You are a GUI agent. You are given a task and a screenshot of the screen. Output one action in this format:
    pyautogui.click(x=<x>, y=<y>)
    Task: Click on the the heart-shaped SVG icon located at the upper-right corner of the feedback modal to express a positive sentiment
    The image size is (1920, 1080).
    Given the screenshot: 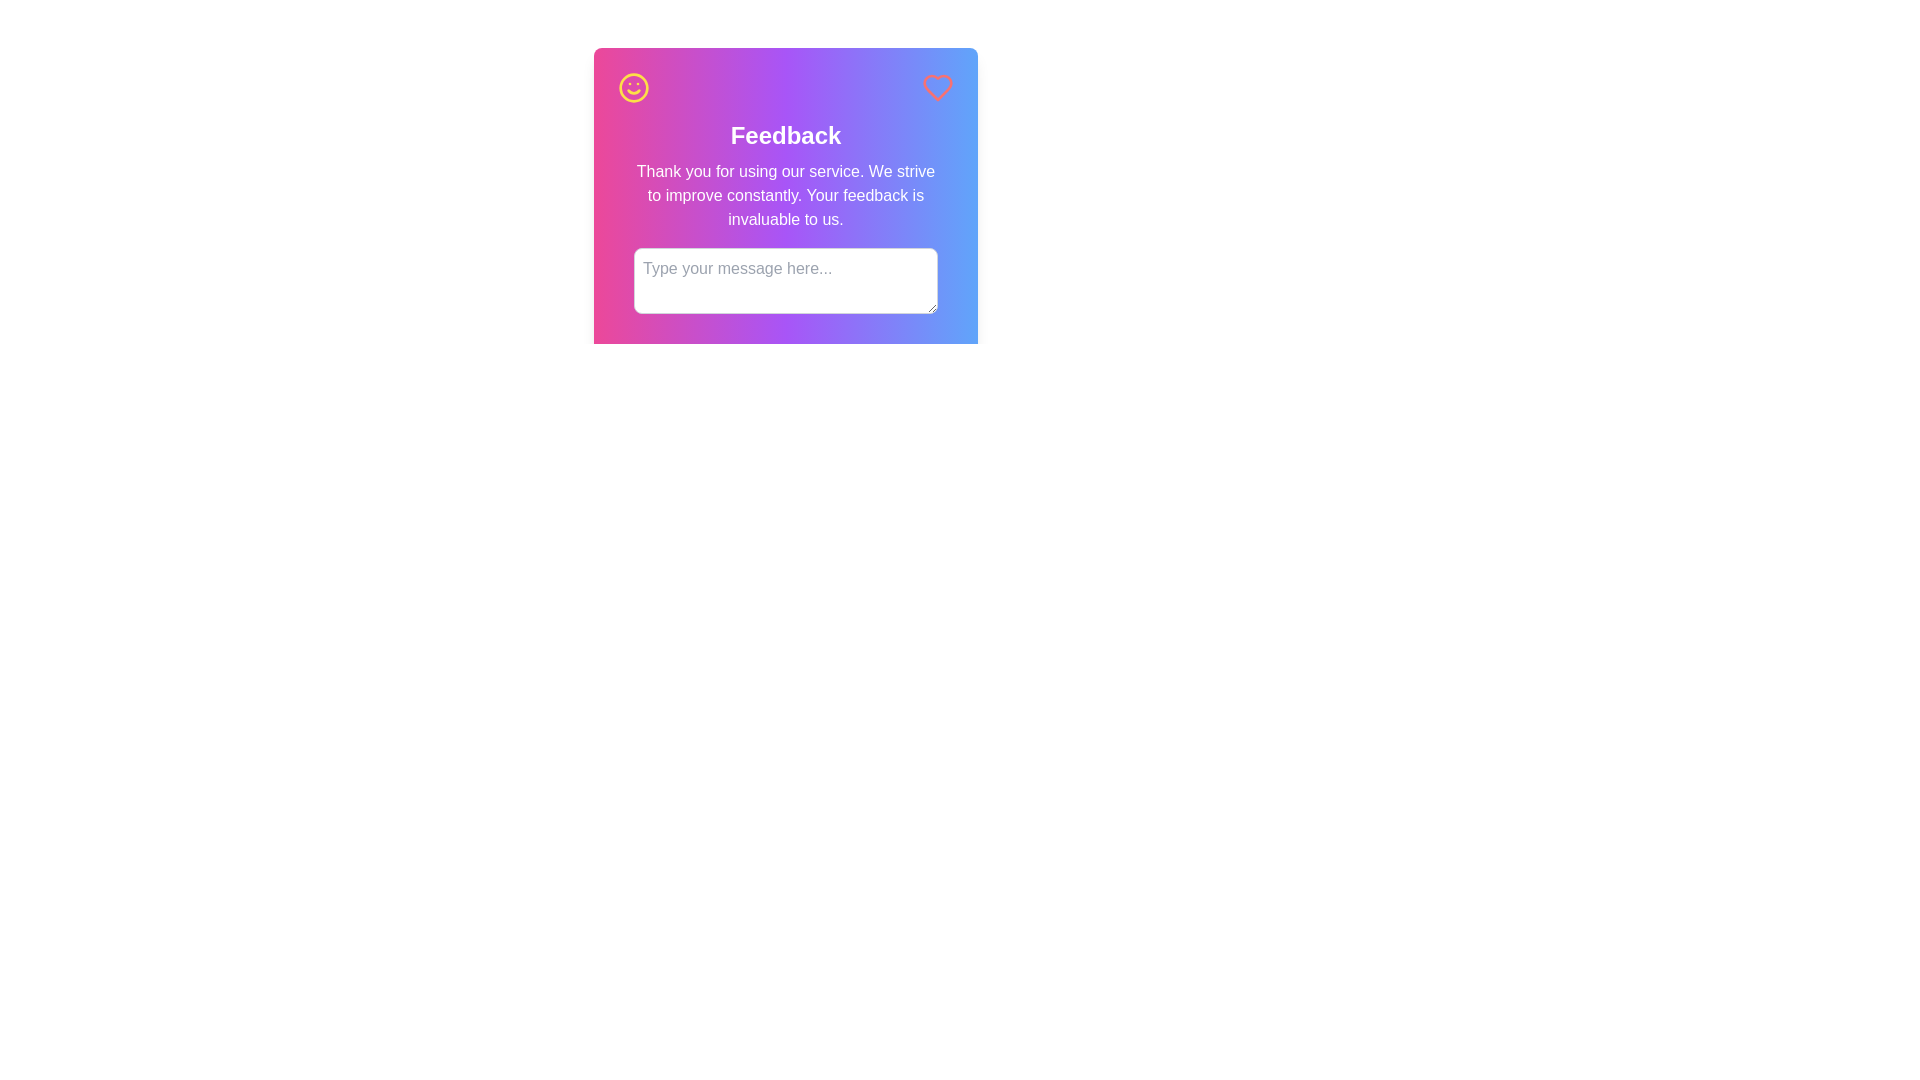 What is the action you would take?
    pyautogui.click(x=936, y=87)
    